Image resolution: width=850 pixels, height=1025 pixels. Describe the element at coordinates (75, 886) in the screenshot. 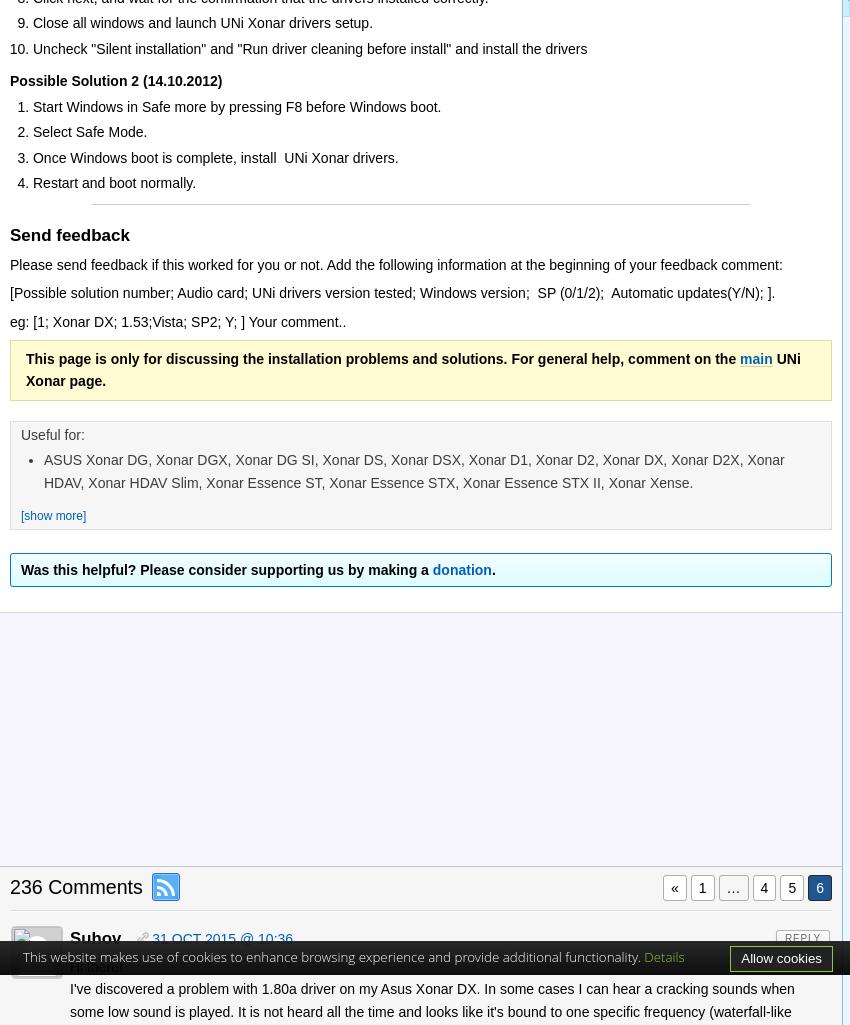

I see `'236 Comments'` at that location.